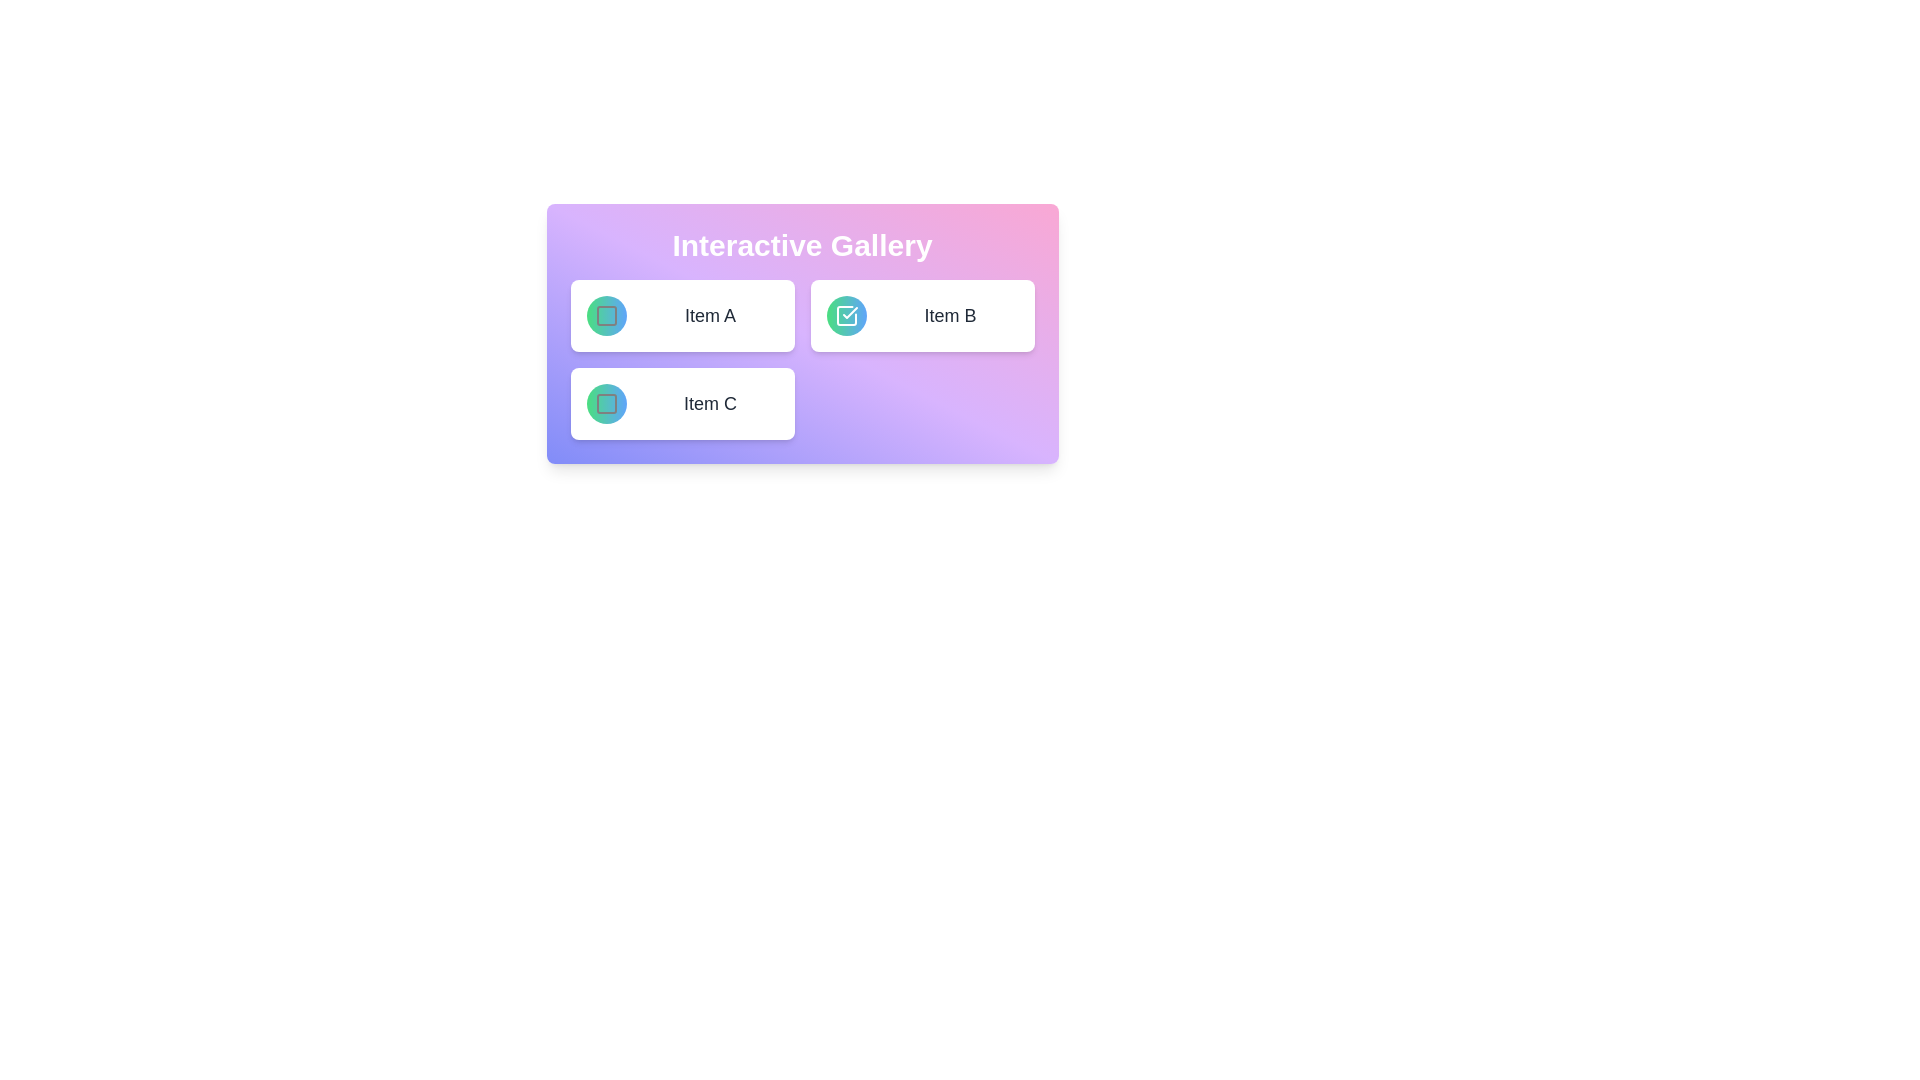 The height and width of the screenshot is (1080, 1920). Describe the element at coordinates (605, 315) in the screenshot. I see `the interactive button located to the far left of the top row associated with 'Item A'` at that location.